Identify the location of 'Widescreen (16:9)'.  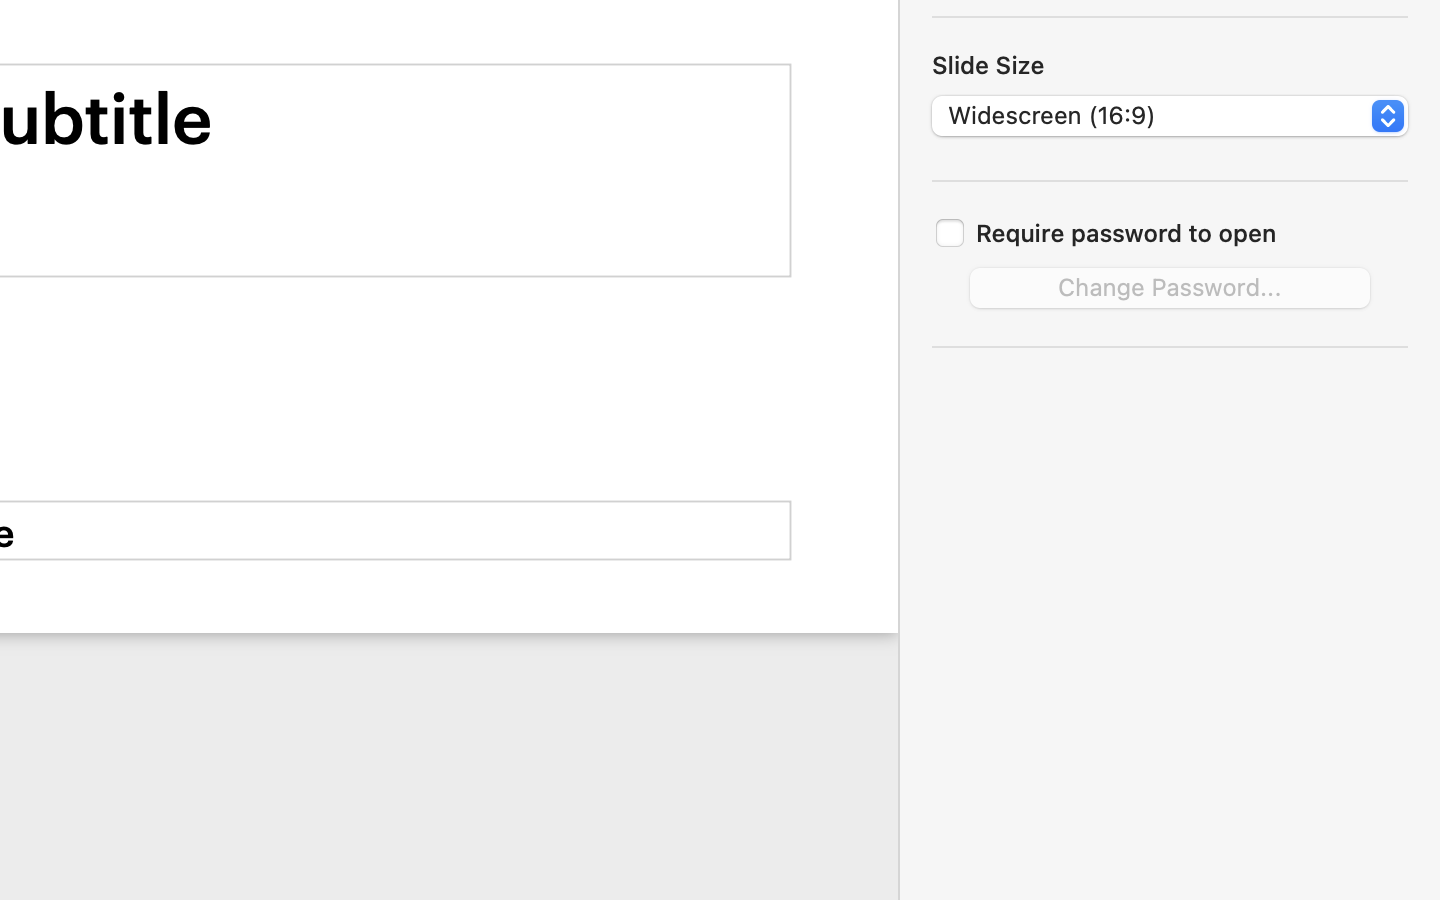
(1171, 118).